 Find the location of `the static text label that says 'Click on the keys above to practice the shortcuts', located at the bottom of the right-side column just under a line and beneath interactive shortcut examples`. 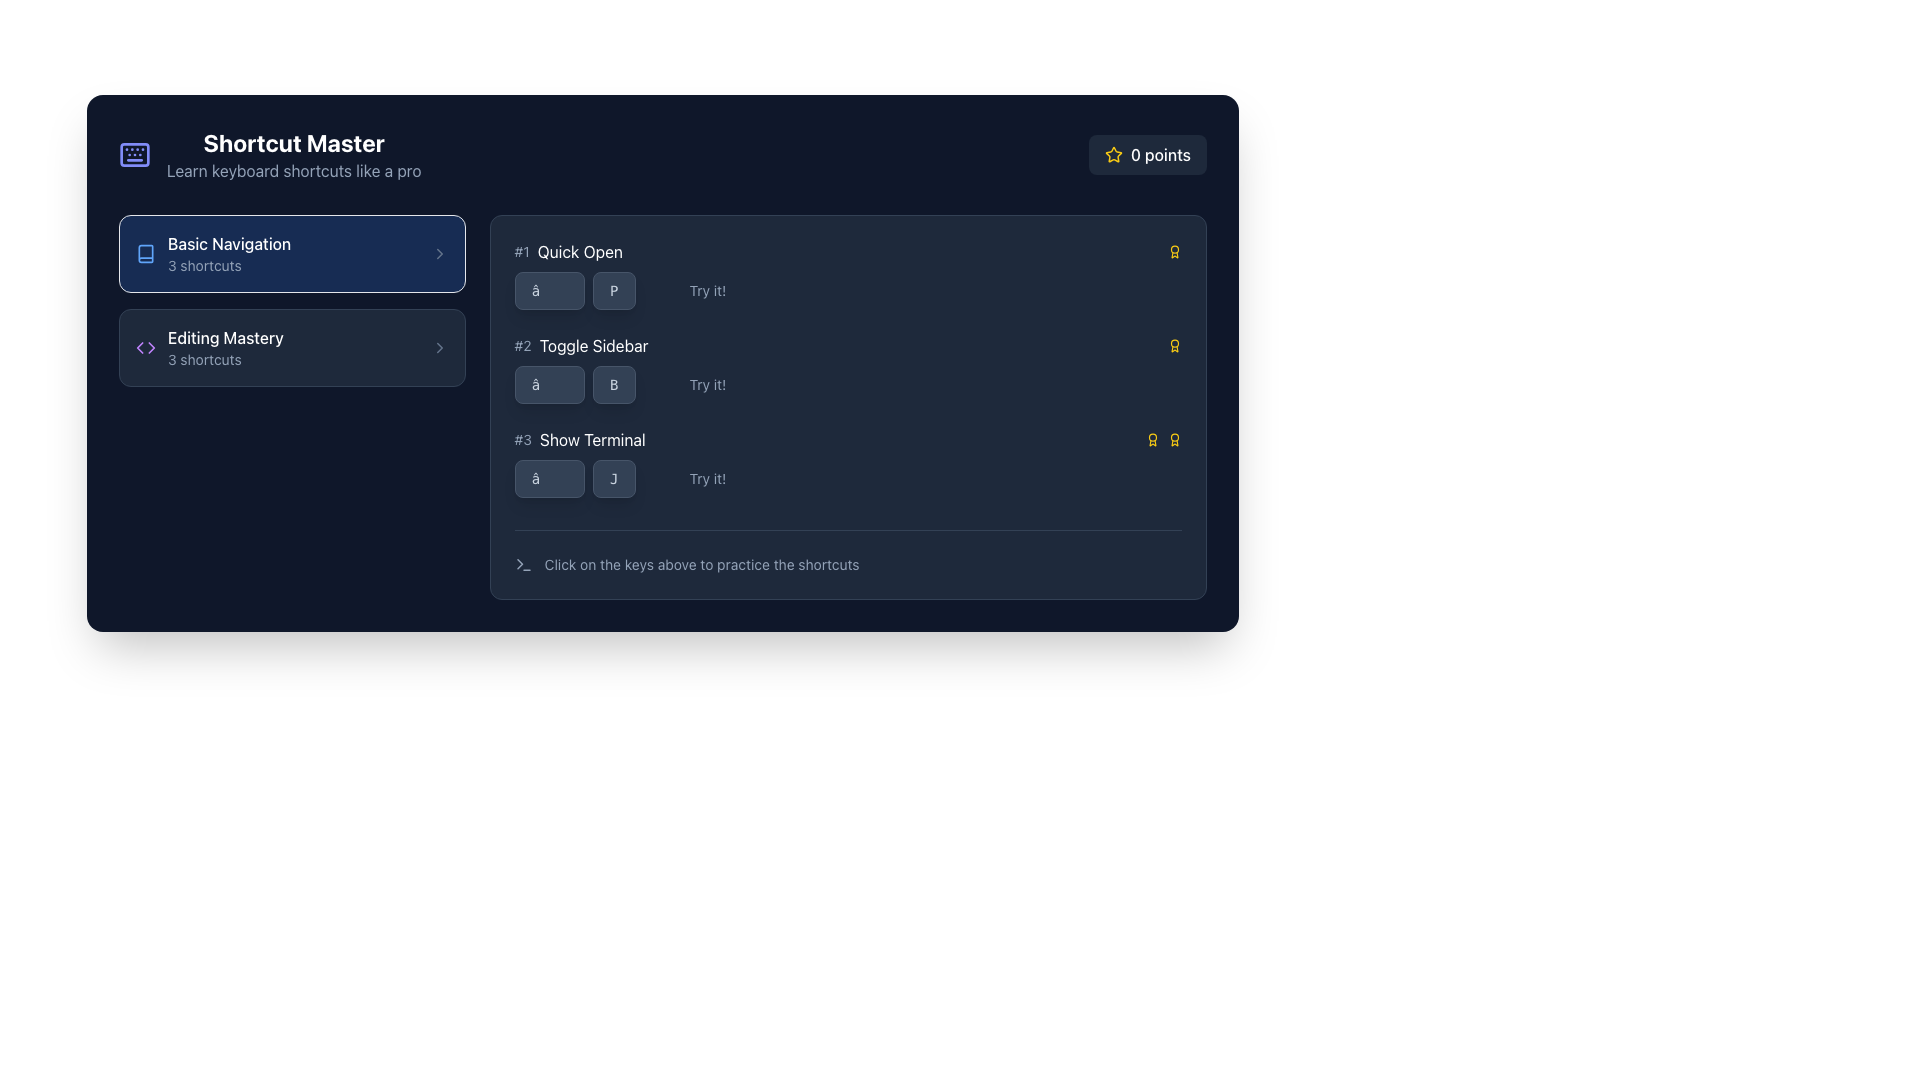

the static text label that says 'Click on the keys above to practice the shortcuts', located at the bottom of the right-side column just under a line and beneath interactive shortcut examples is located at coordinates (702, 564).